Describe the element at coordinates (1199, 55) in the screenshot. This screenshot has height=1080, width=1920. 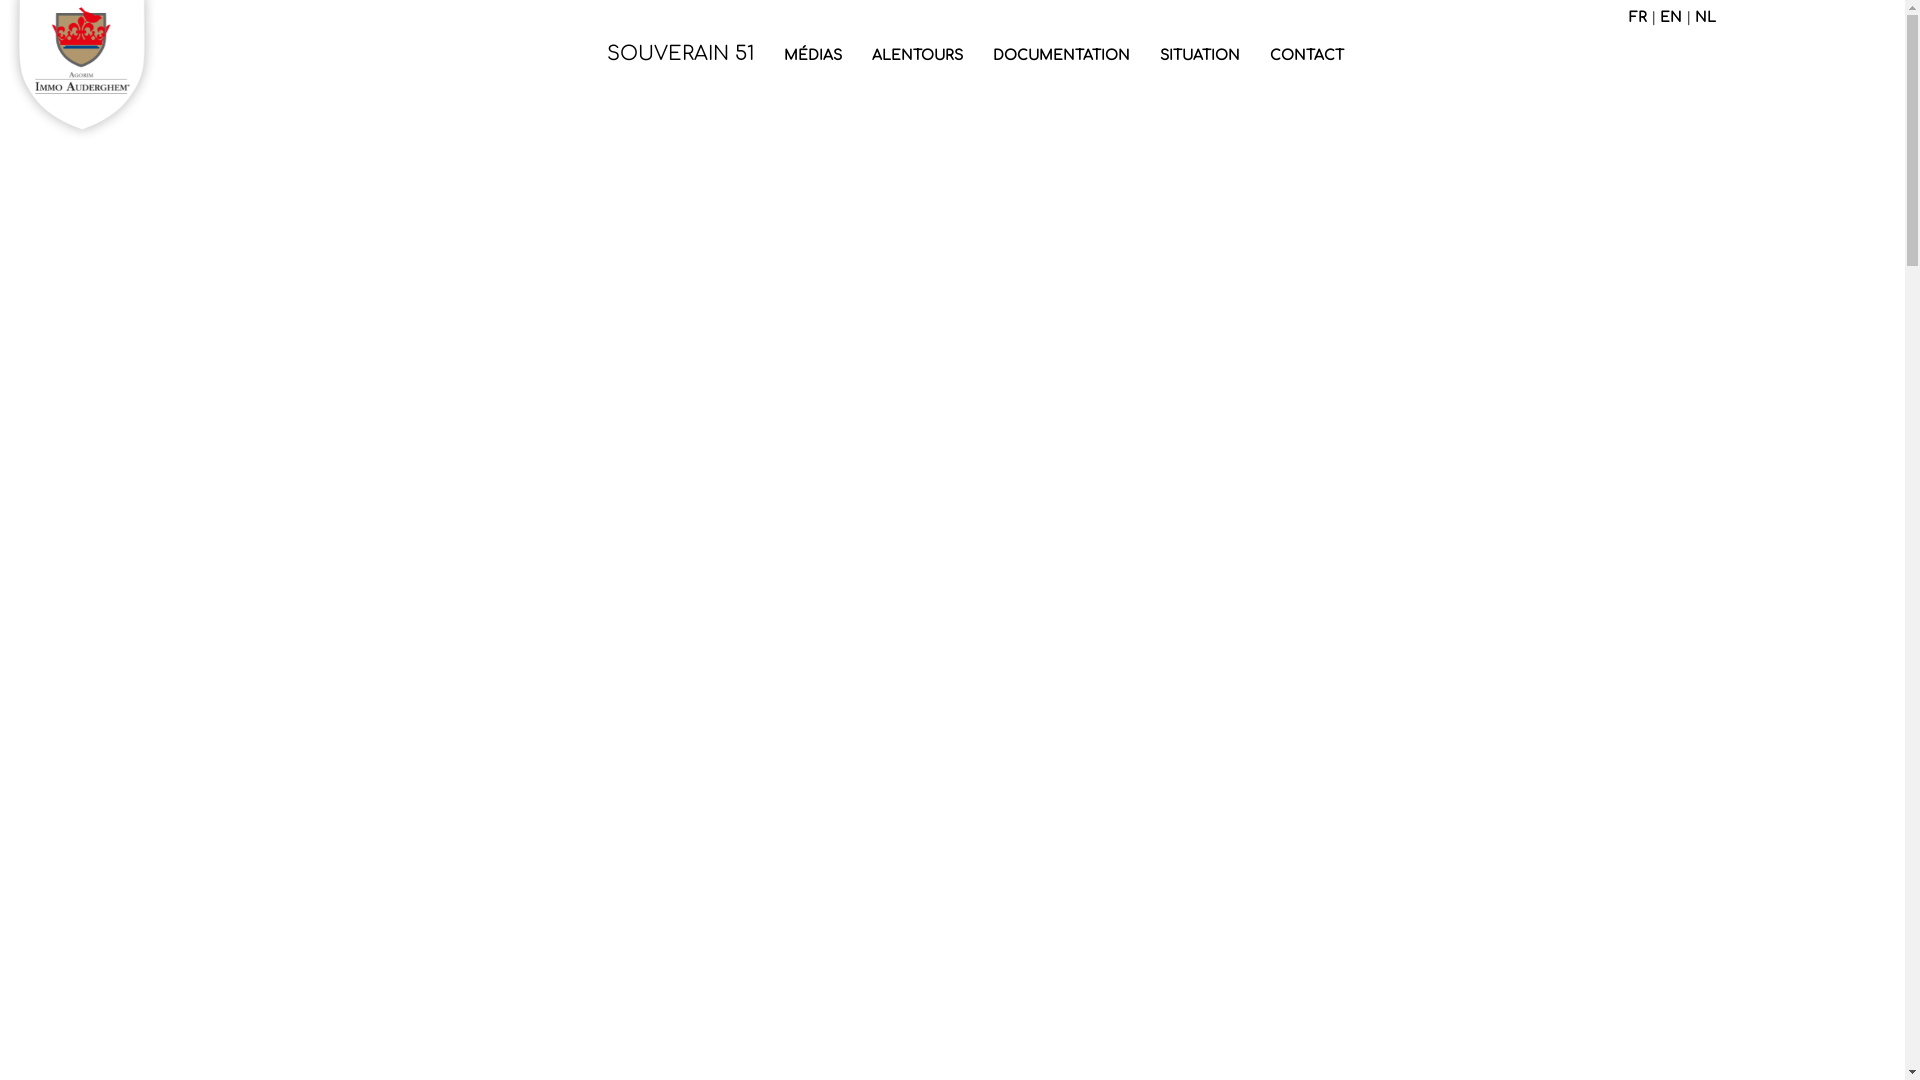
I see `'SITUATION'` at that location.